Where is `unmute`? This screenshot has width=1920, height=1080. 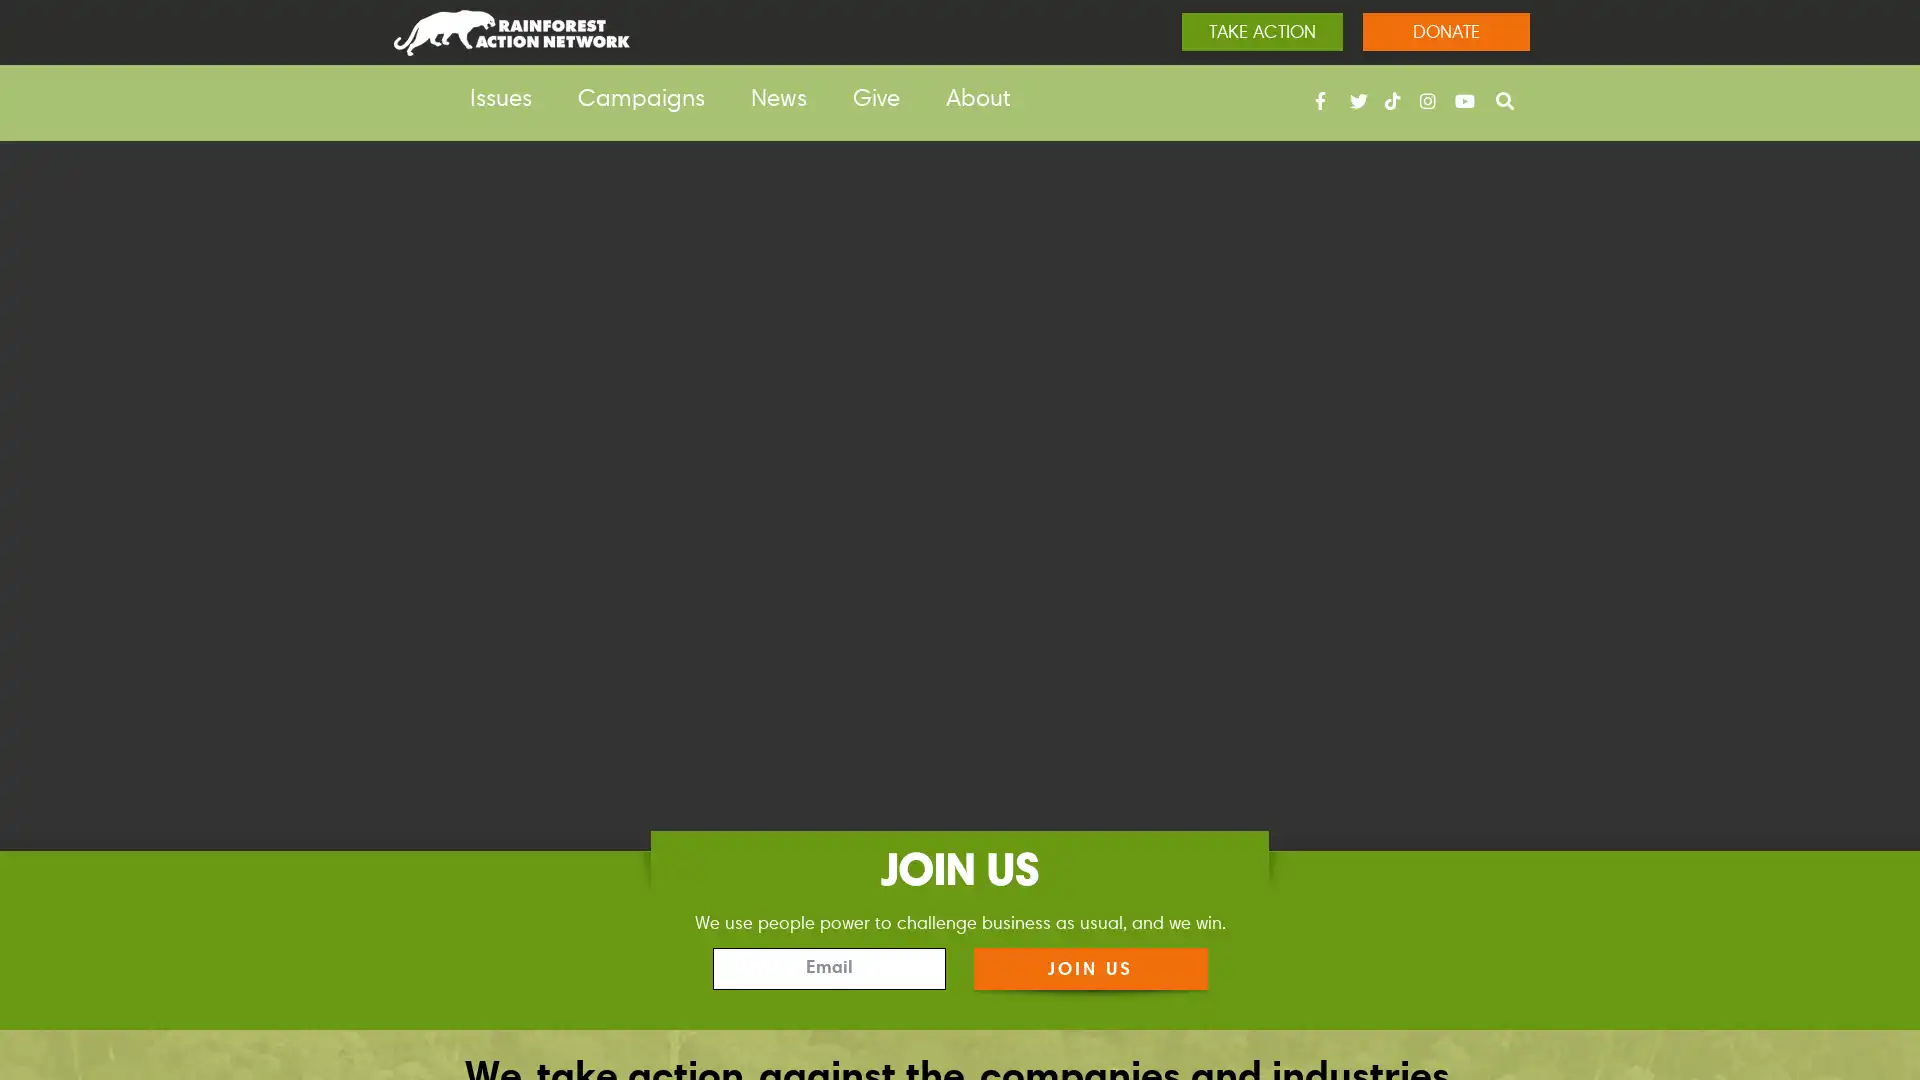 unmute is located at coordinates (1742, 974).